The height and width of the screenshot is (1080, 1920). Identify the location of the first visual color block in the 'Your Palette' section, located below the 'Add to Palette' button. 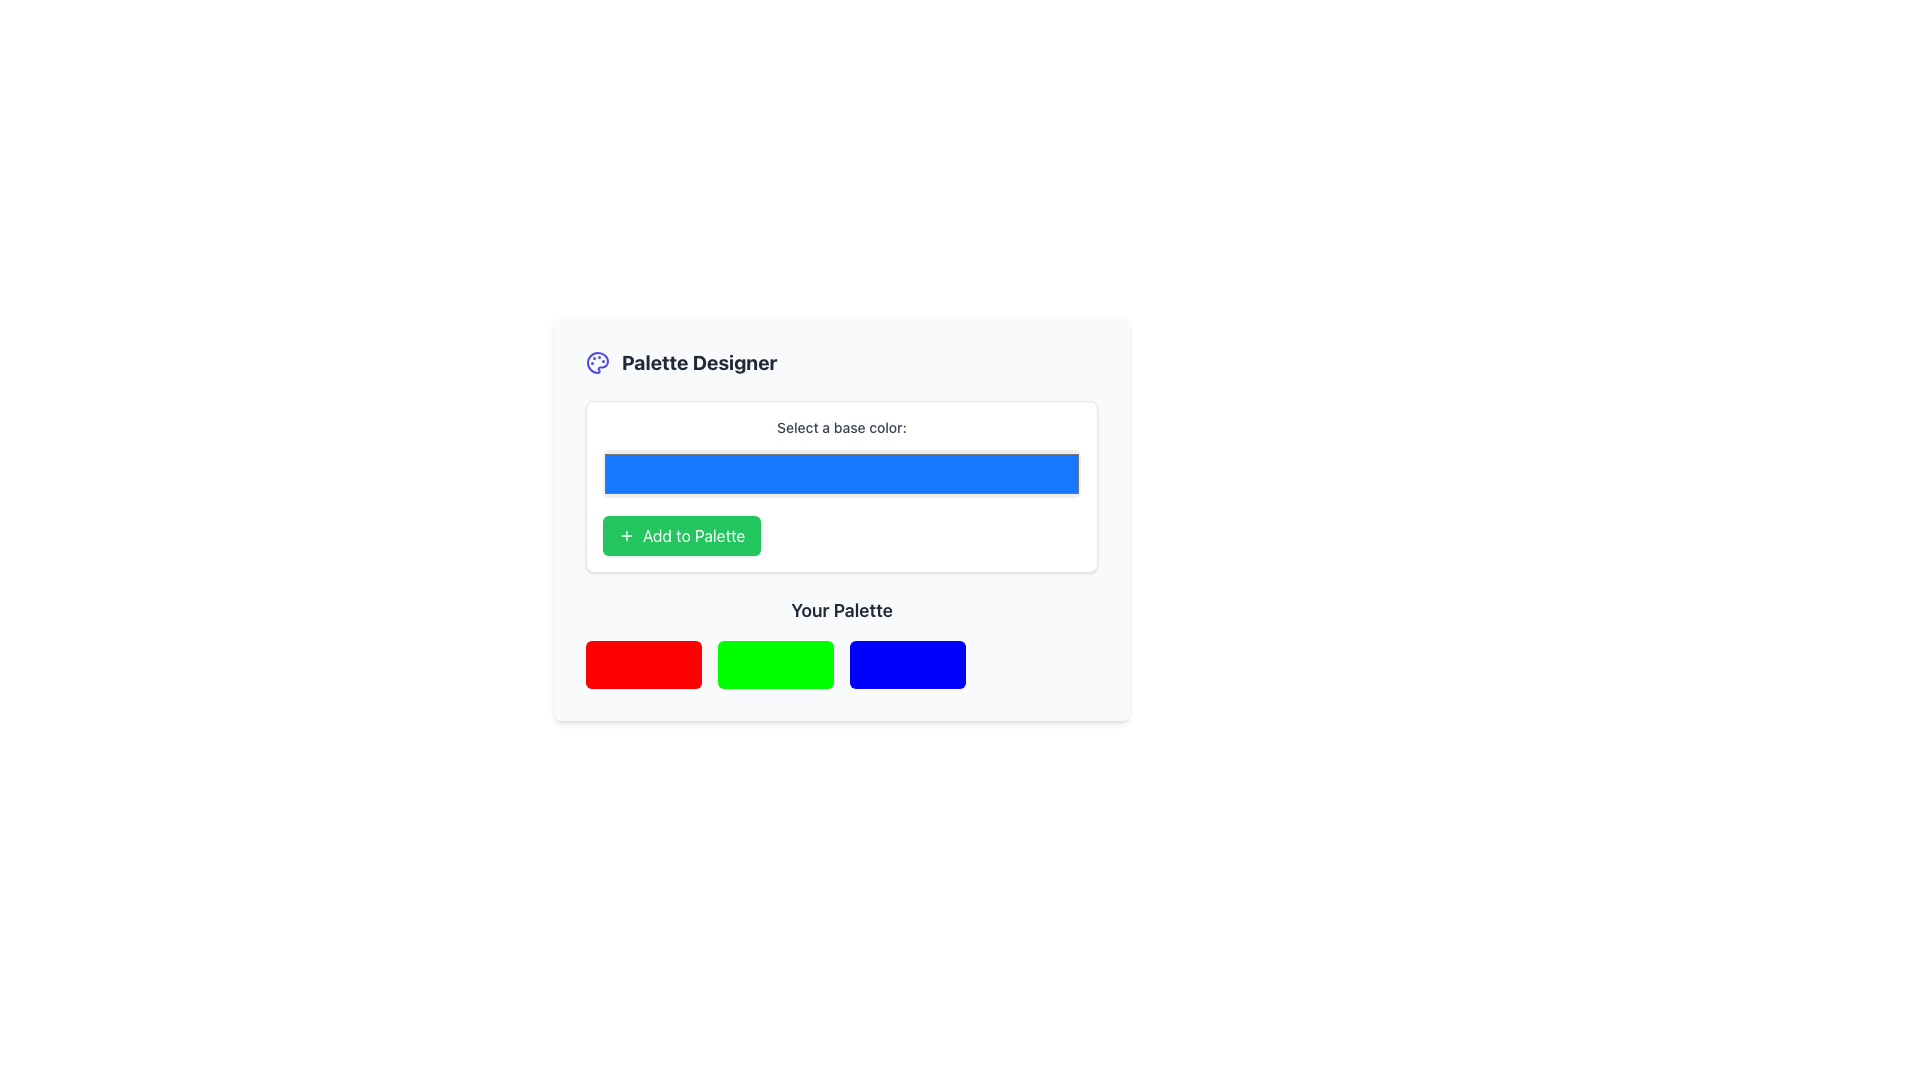
(643, 664).